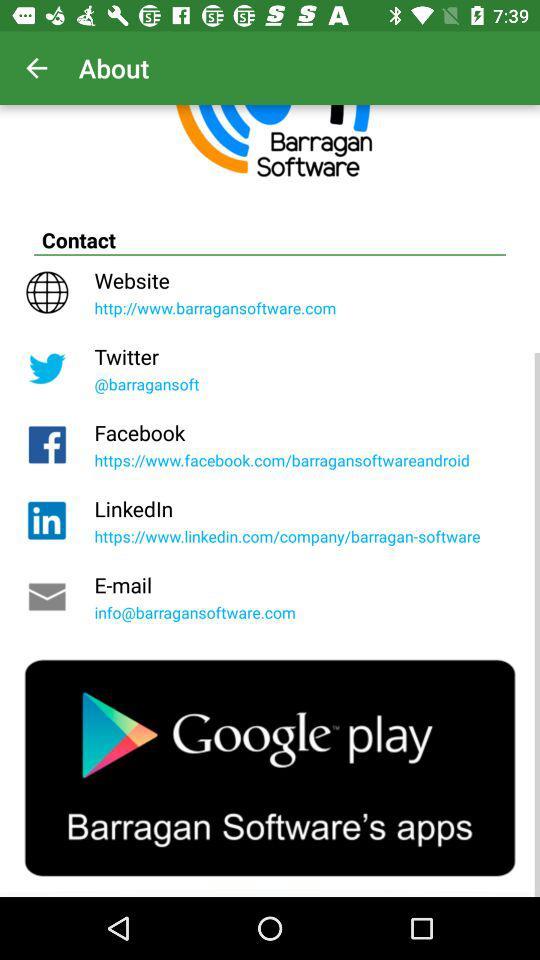 The image size is (540, 960). I want to click on icon above the contact, so click(36, 68).